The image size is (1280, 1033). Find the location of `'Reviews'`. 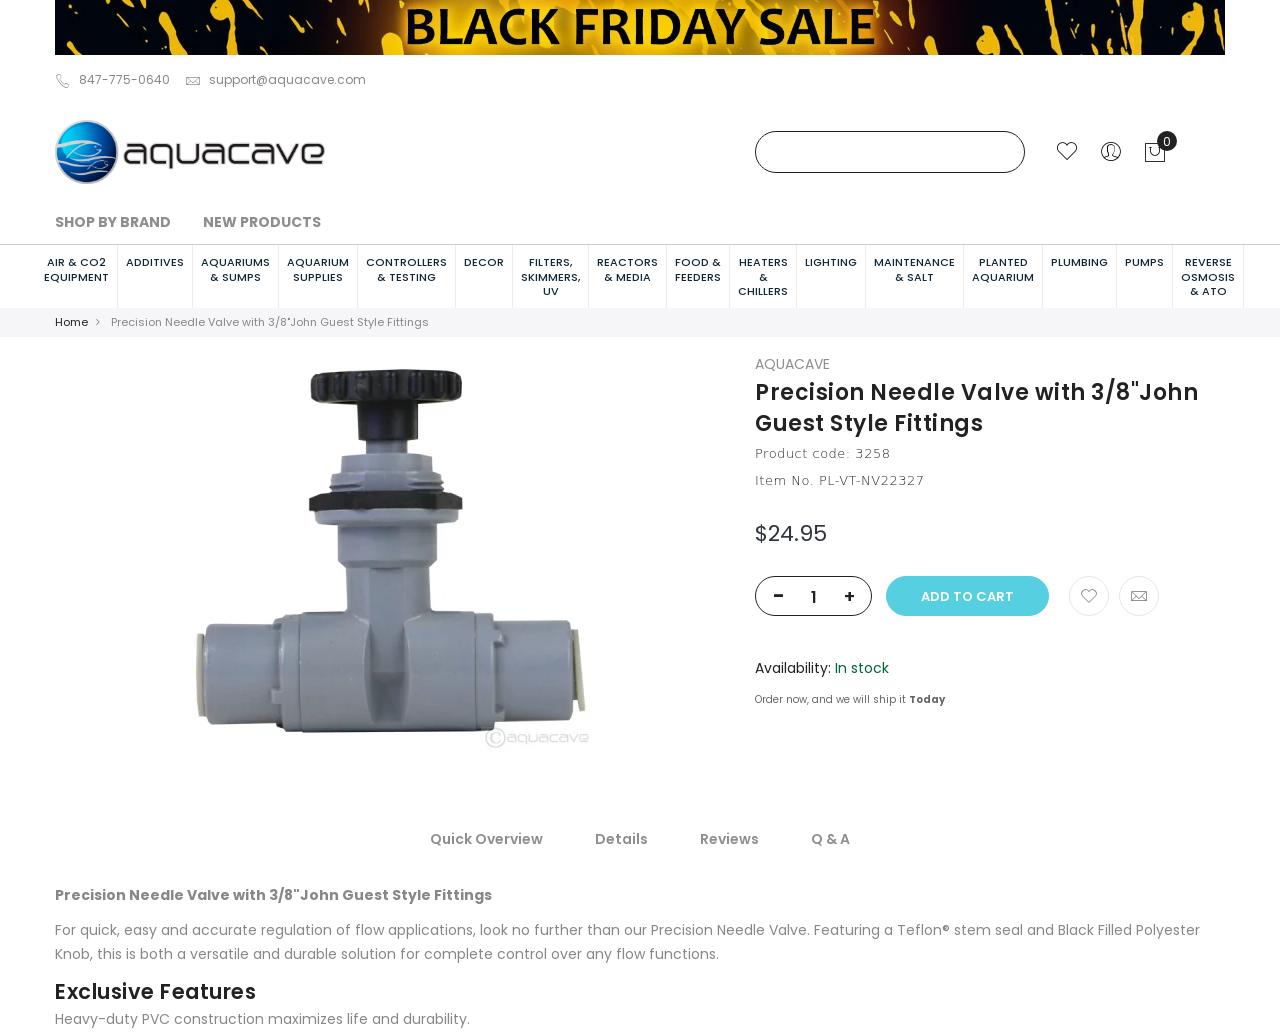

'Reviews' is located at coordinates (728, 839).